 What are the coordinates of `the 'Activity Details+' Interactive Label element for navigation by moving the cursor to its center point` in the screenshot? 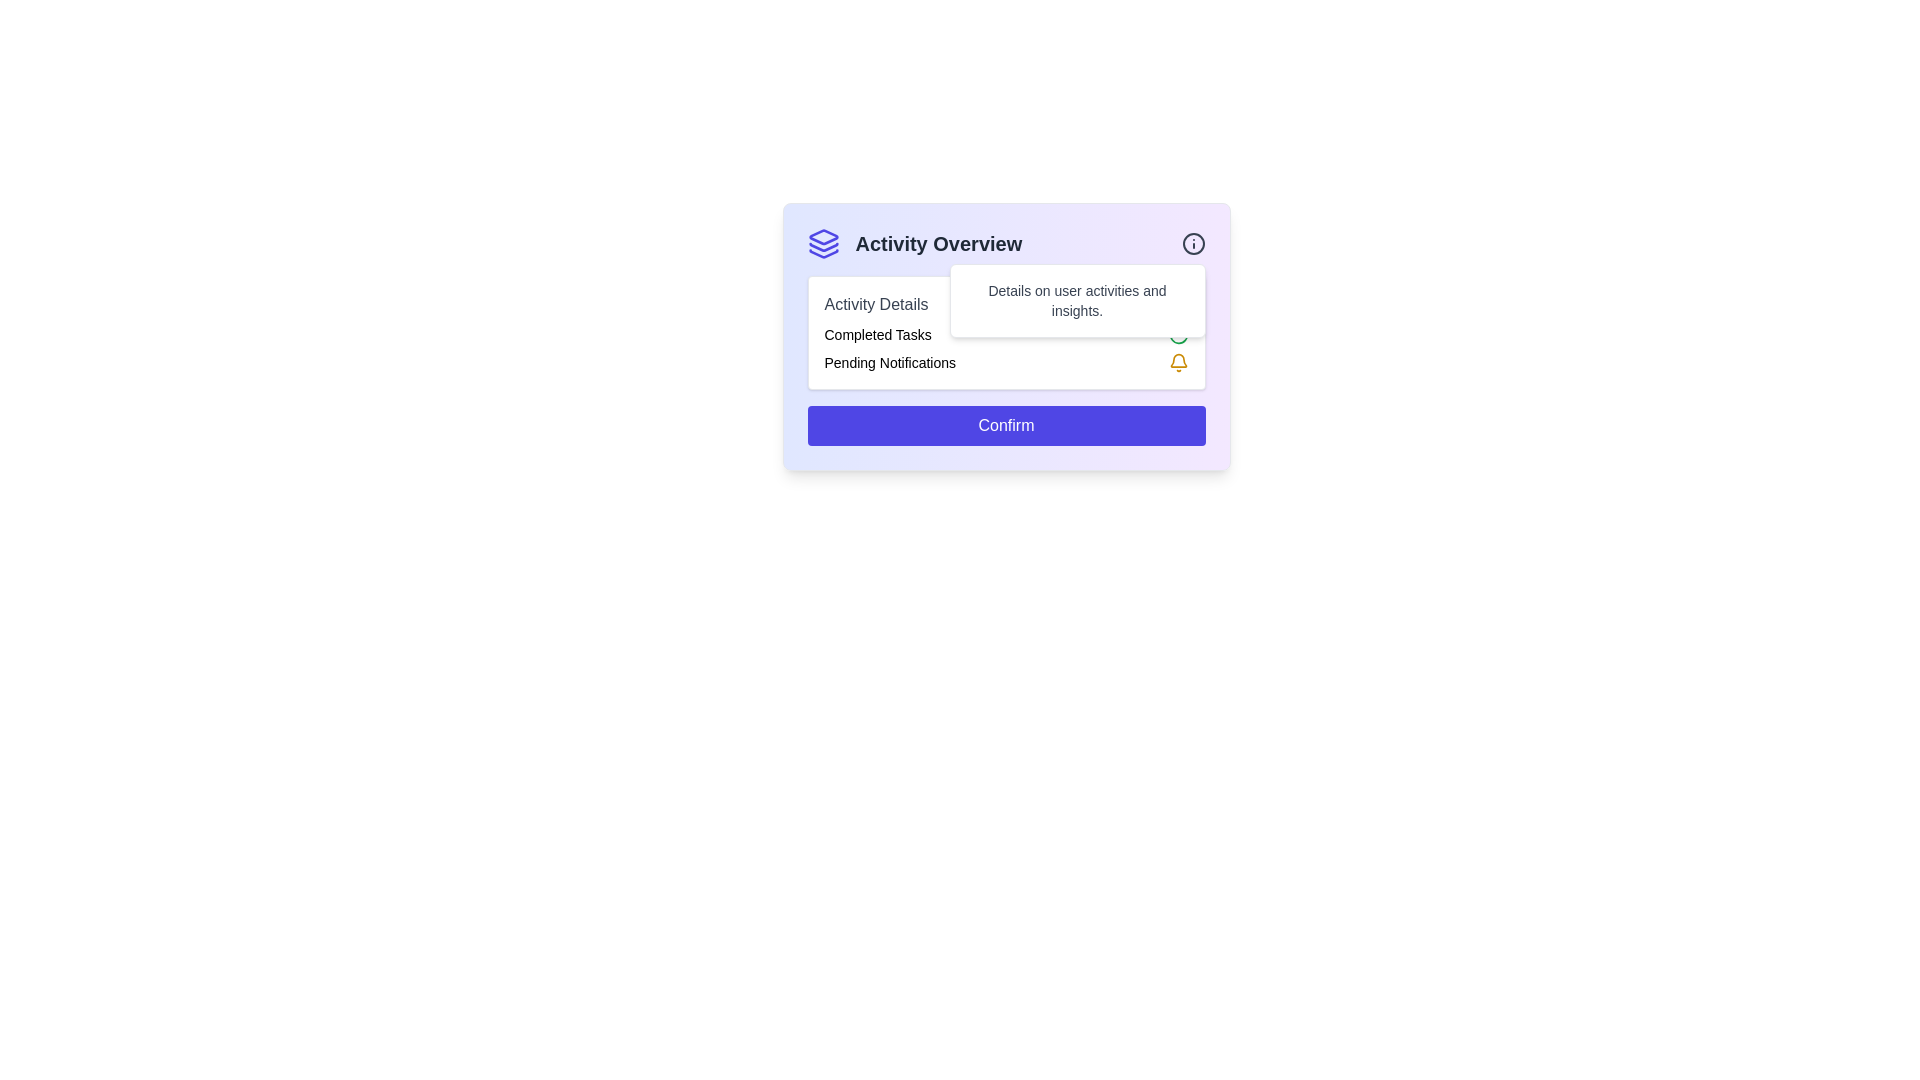 It's located at (1006, 304).